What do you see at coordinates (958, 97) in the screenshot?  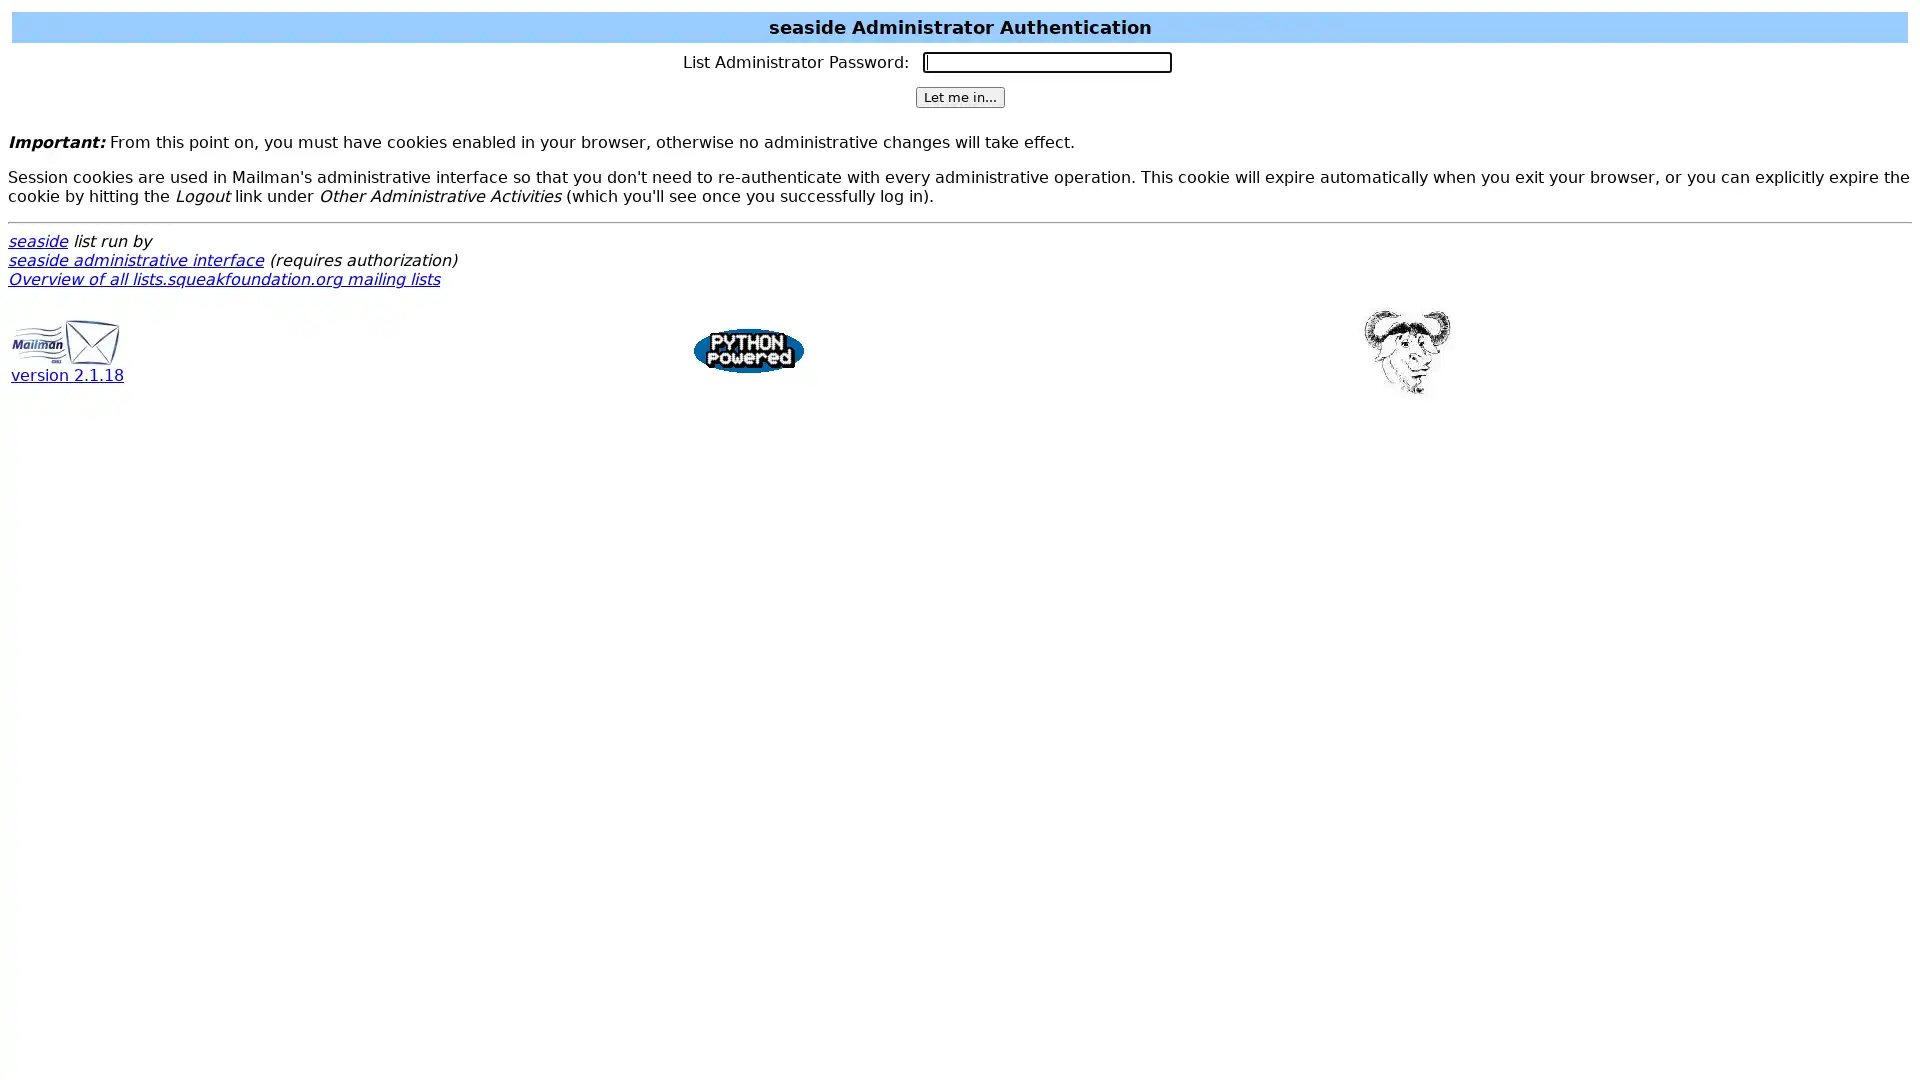 I see `Let me in...` at bounding box center [958, 97].